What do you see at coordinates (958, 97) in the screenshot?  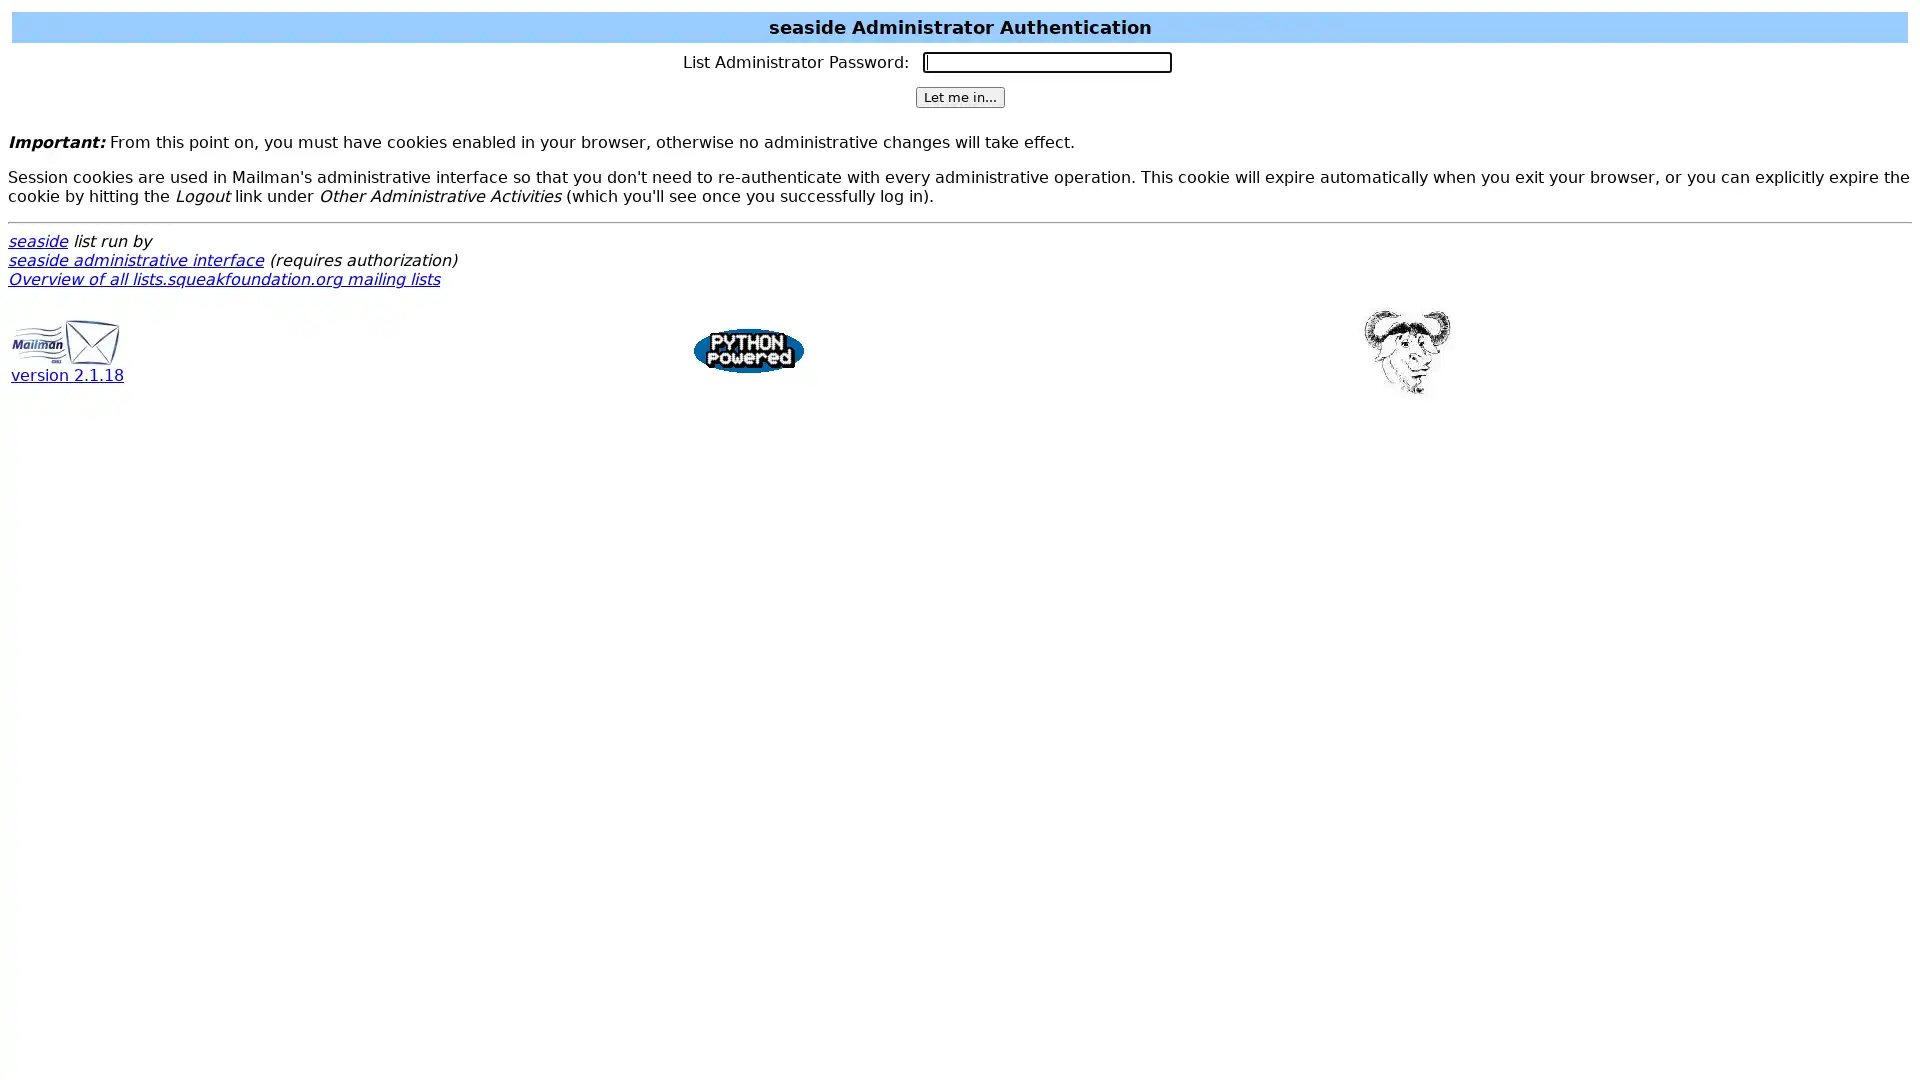 I see `Let me in...` at bounding box center [958, 97].